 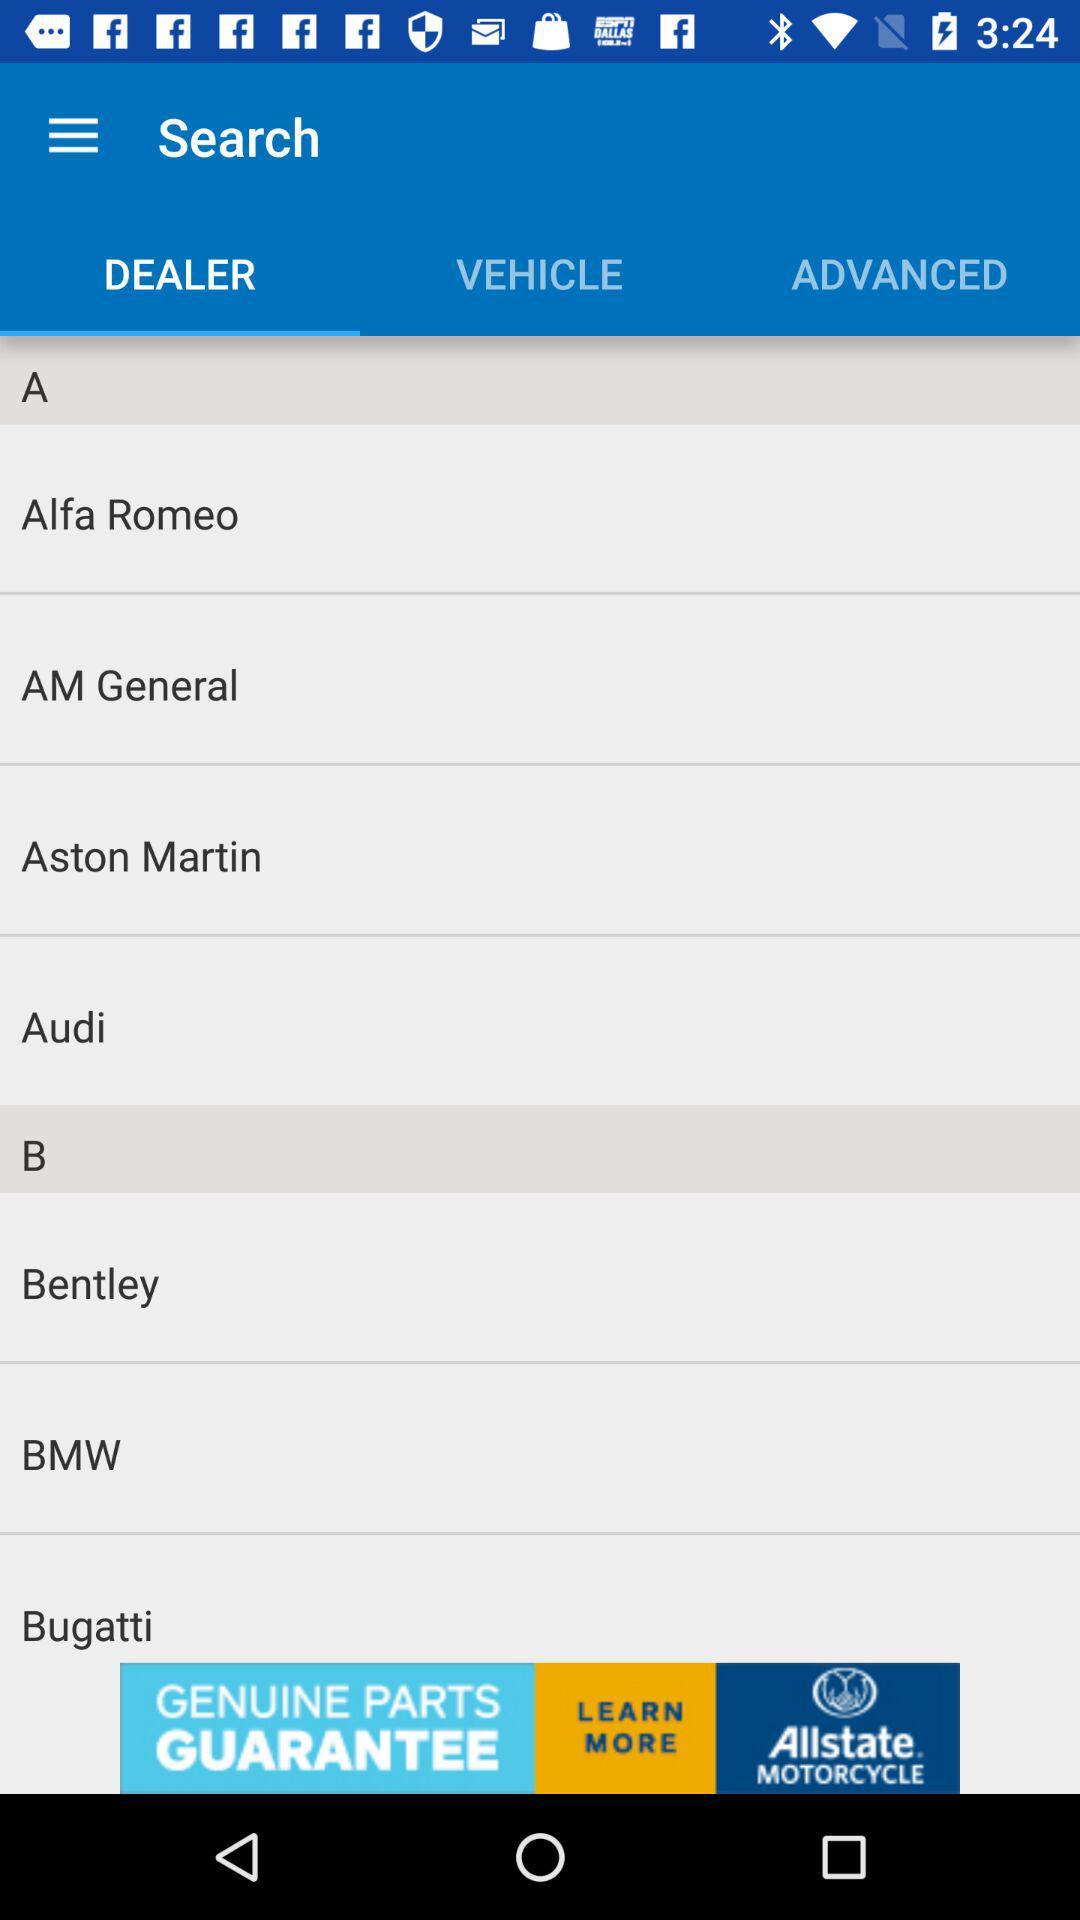 I want to click on open advertisement, so click(x=540, y=1727).